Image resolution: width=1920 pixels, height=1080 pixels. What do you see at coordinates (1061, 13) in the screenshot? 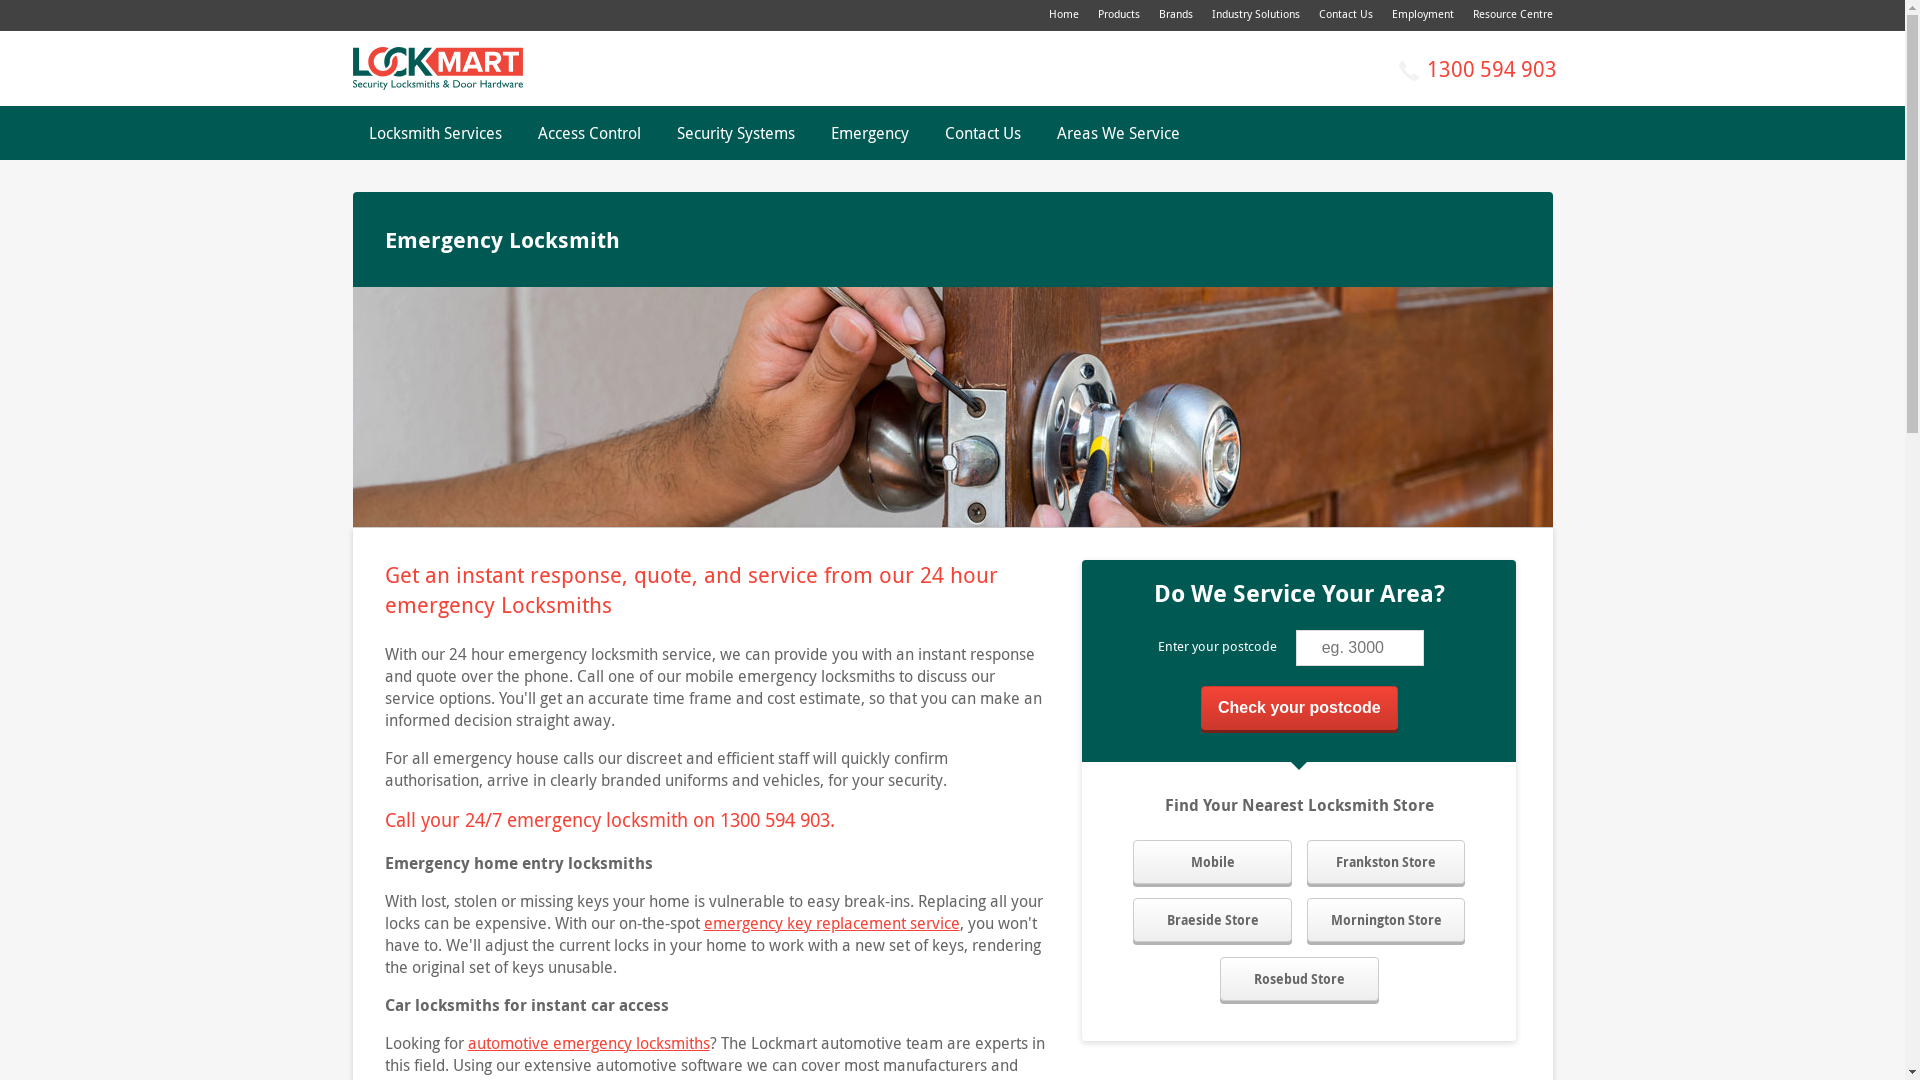
I see `'Home'` at bounding box center [1061, 13].